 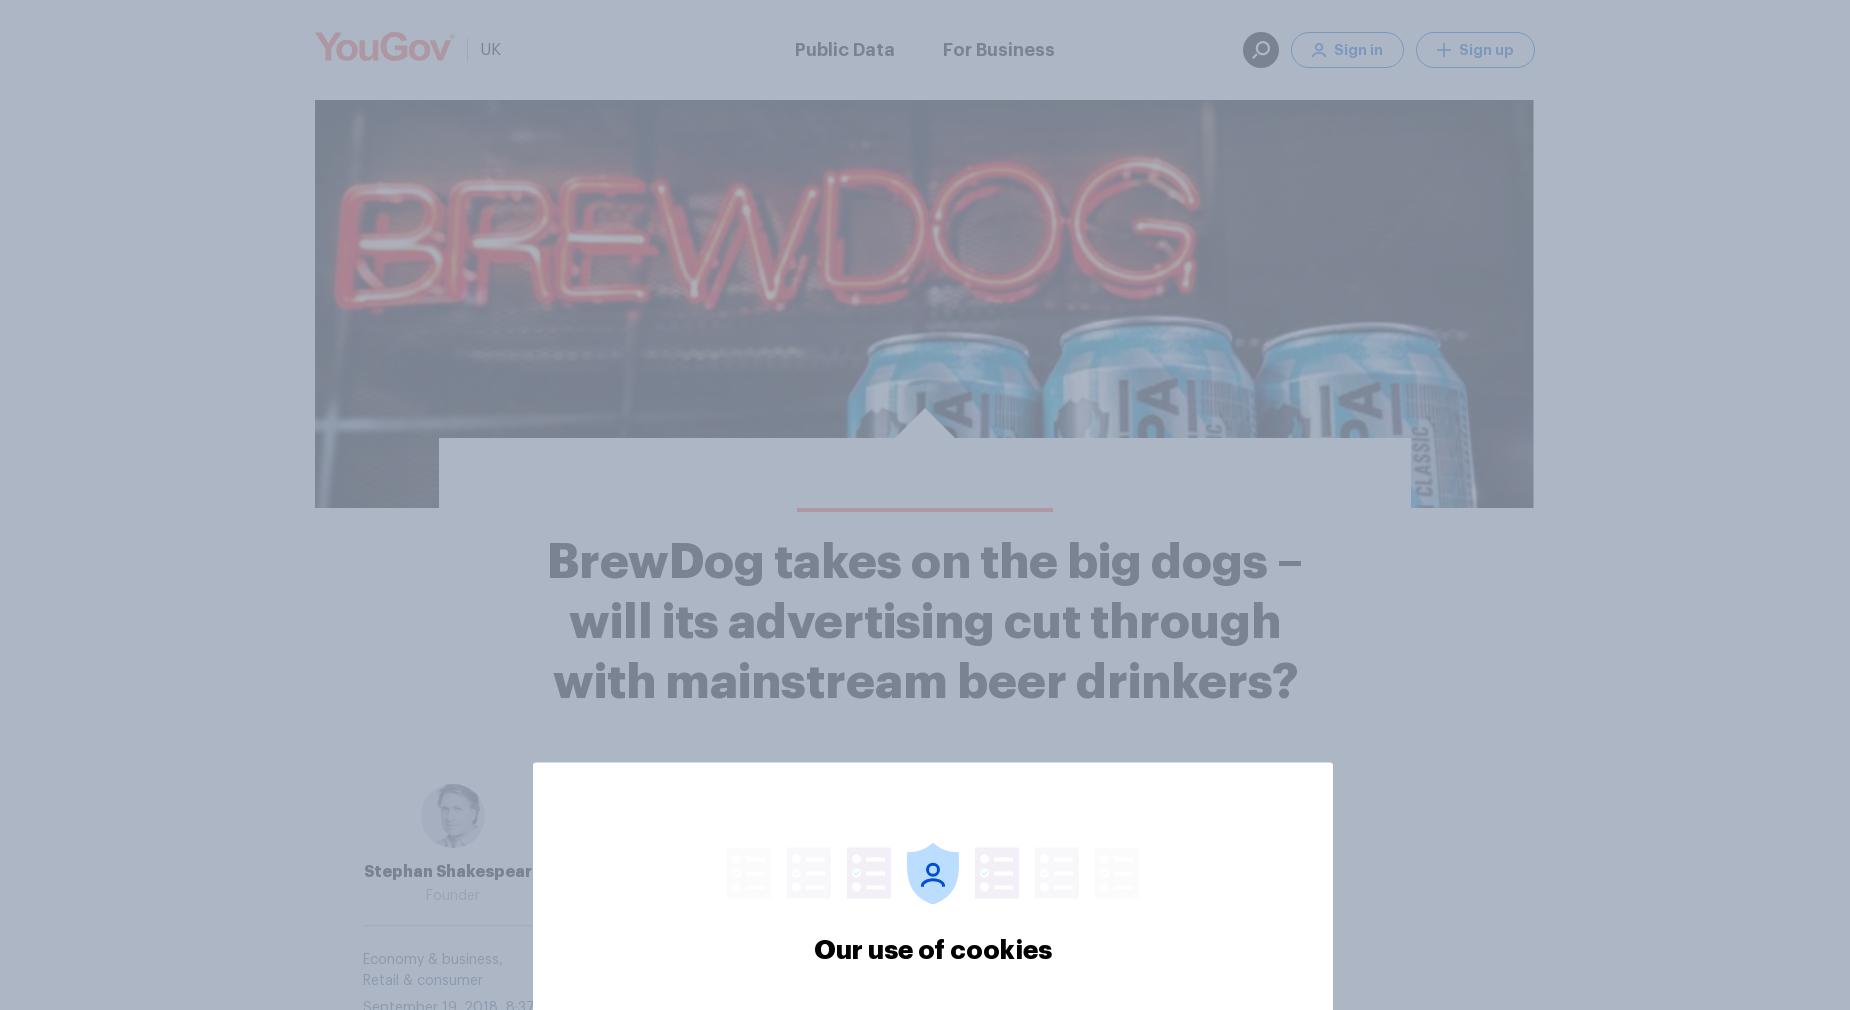 I want to click on 'For Business', so click(x=998, y=47).